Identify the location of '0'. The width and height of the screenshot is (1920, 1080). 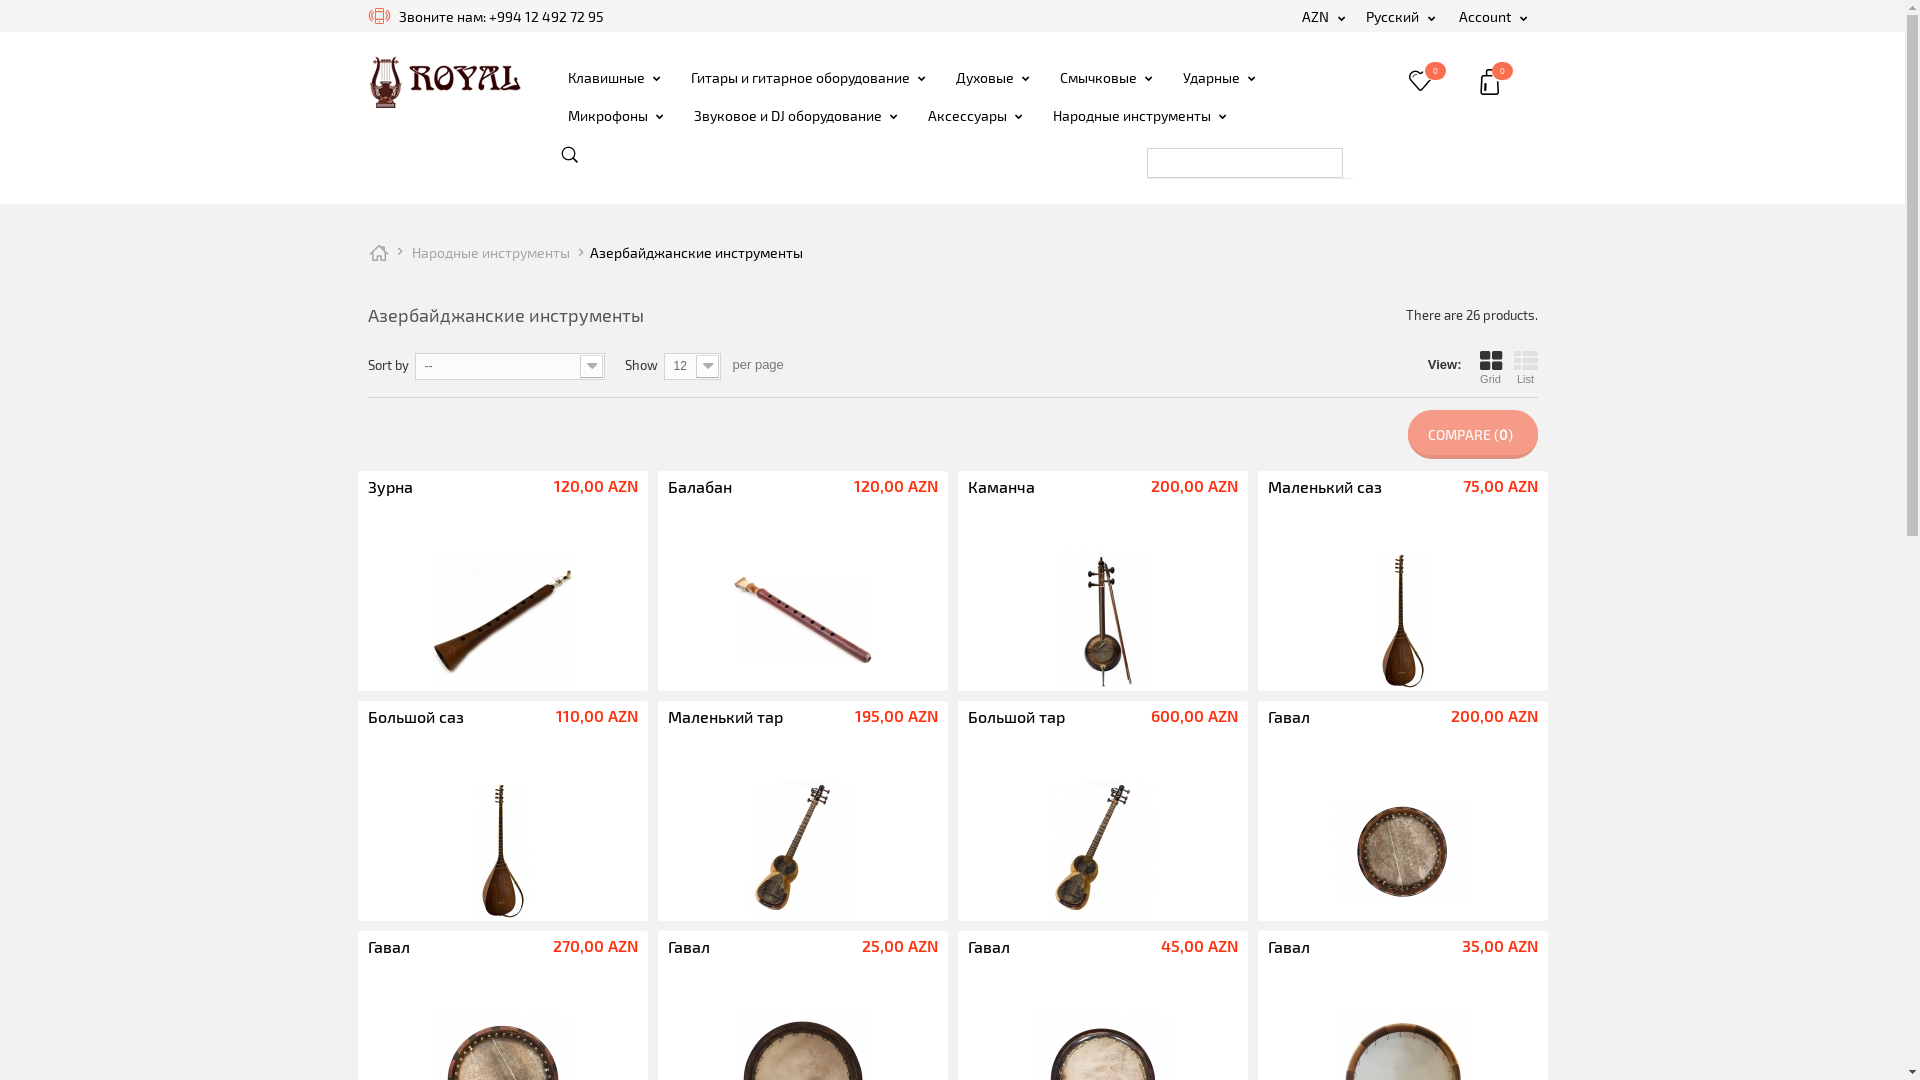
(1441, 77).